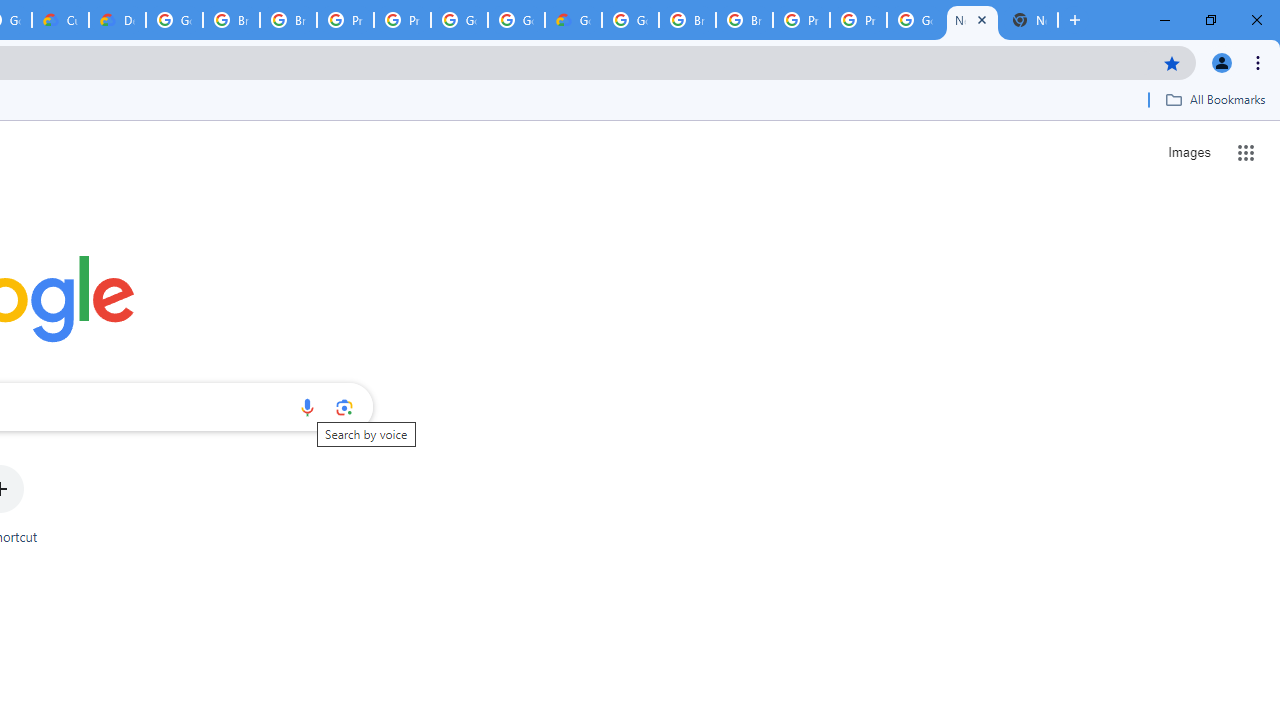 This screenshot has height=720, width=1280. I want to click on 'New Tab', so click(1029, 20).